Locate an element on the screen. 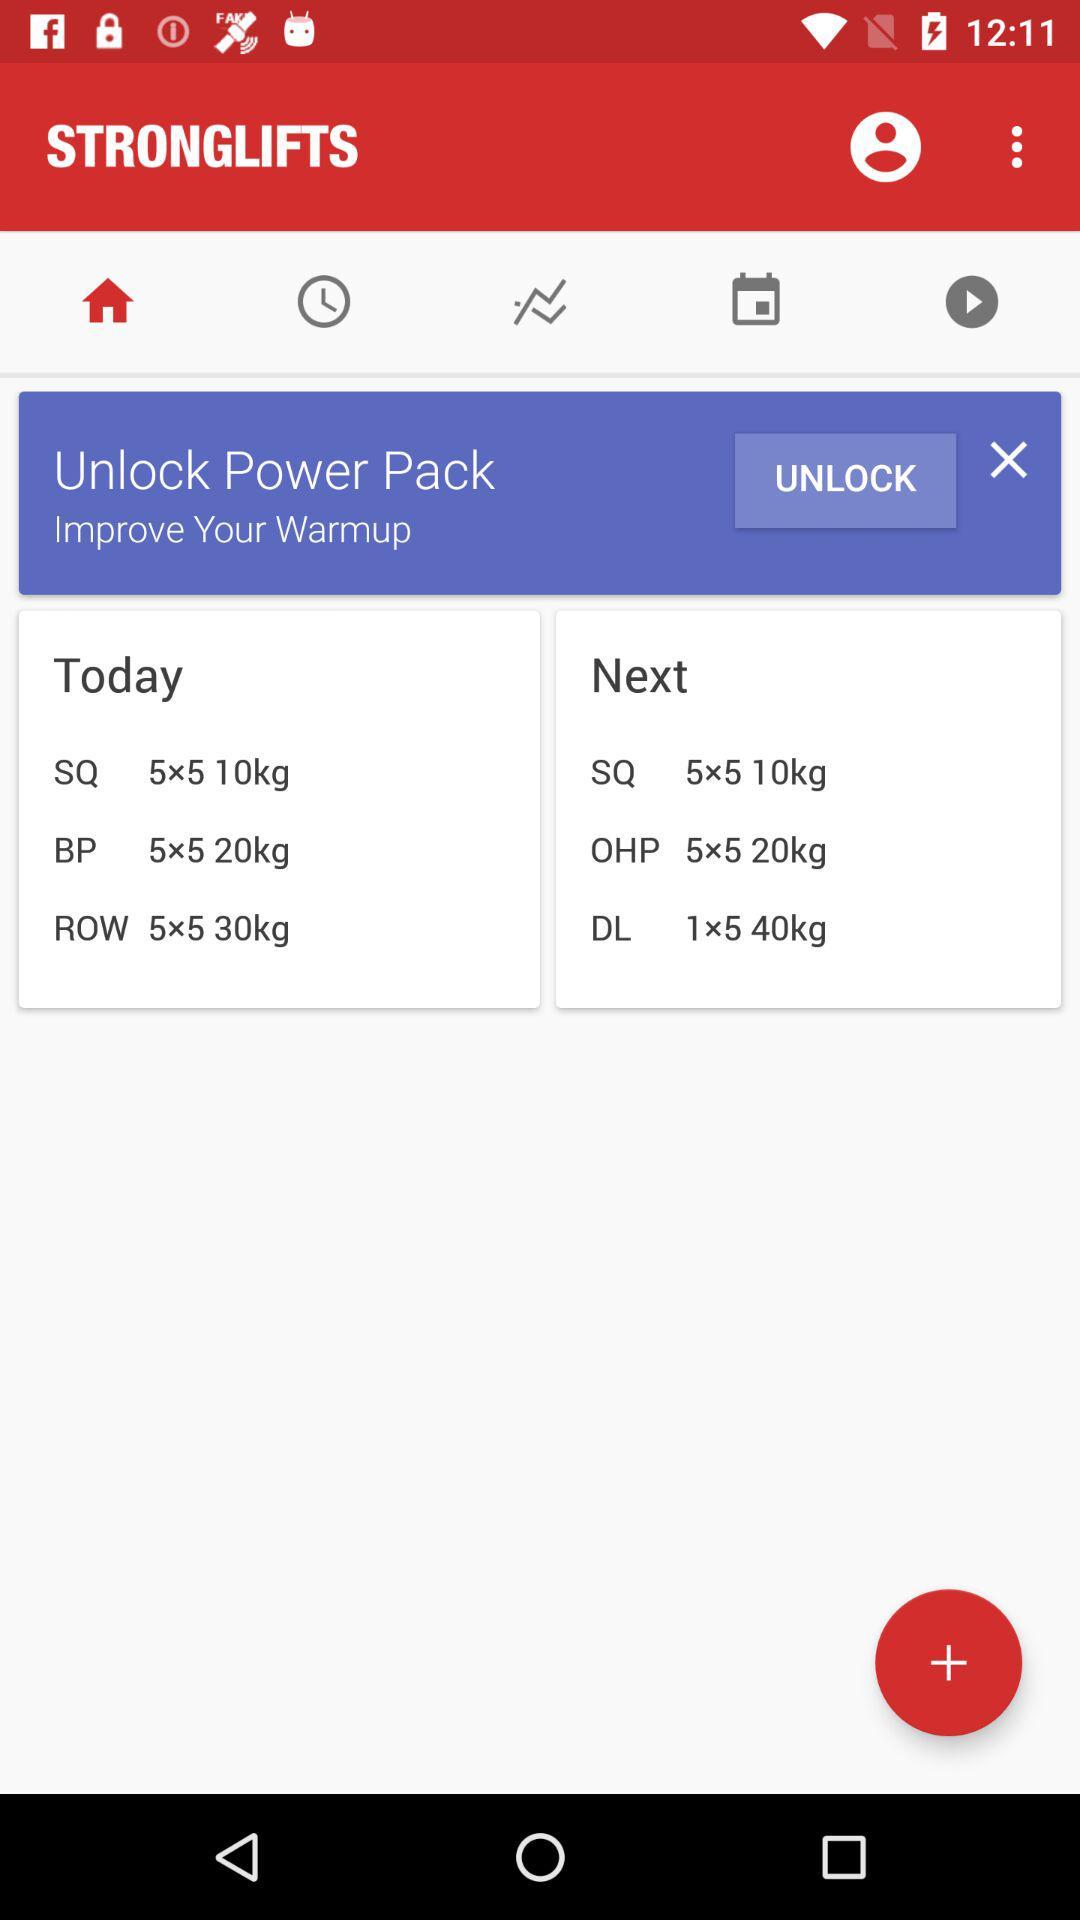  the option is located at coordinates (1008, 458).